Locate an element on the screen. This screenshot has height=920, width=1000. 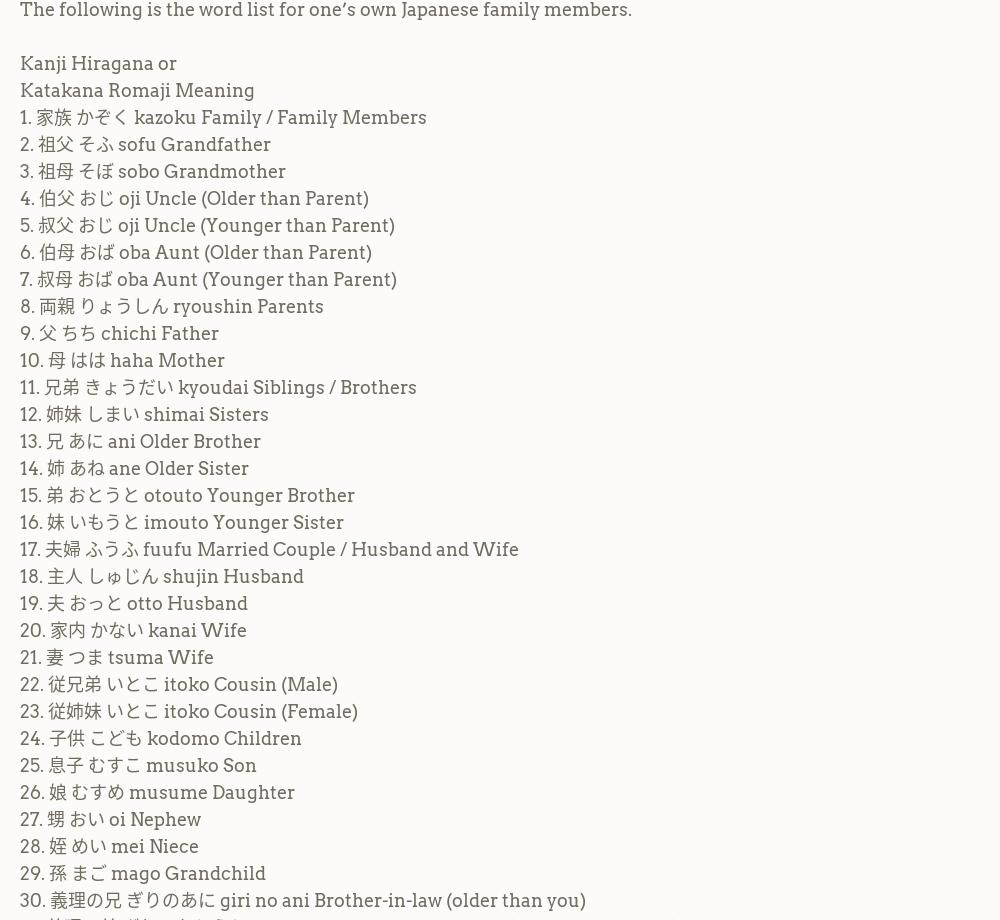
'18.	主人	しゅじん	shujin	Husband' is located at coordinates (20, 575).